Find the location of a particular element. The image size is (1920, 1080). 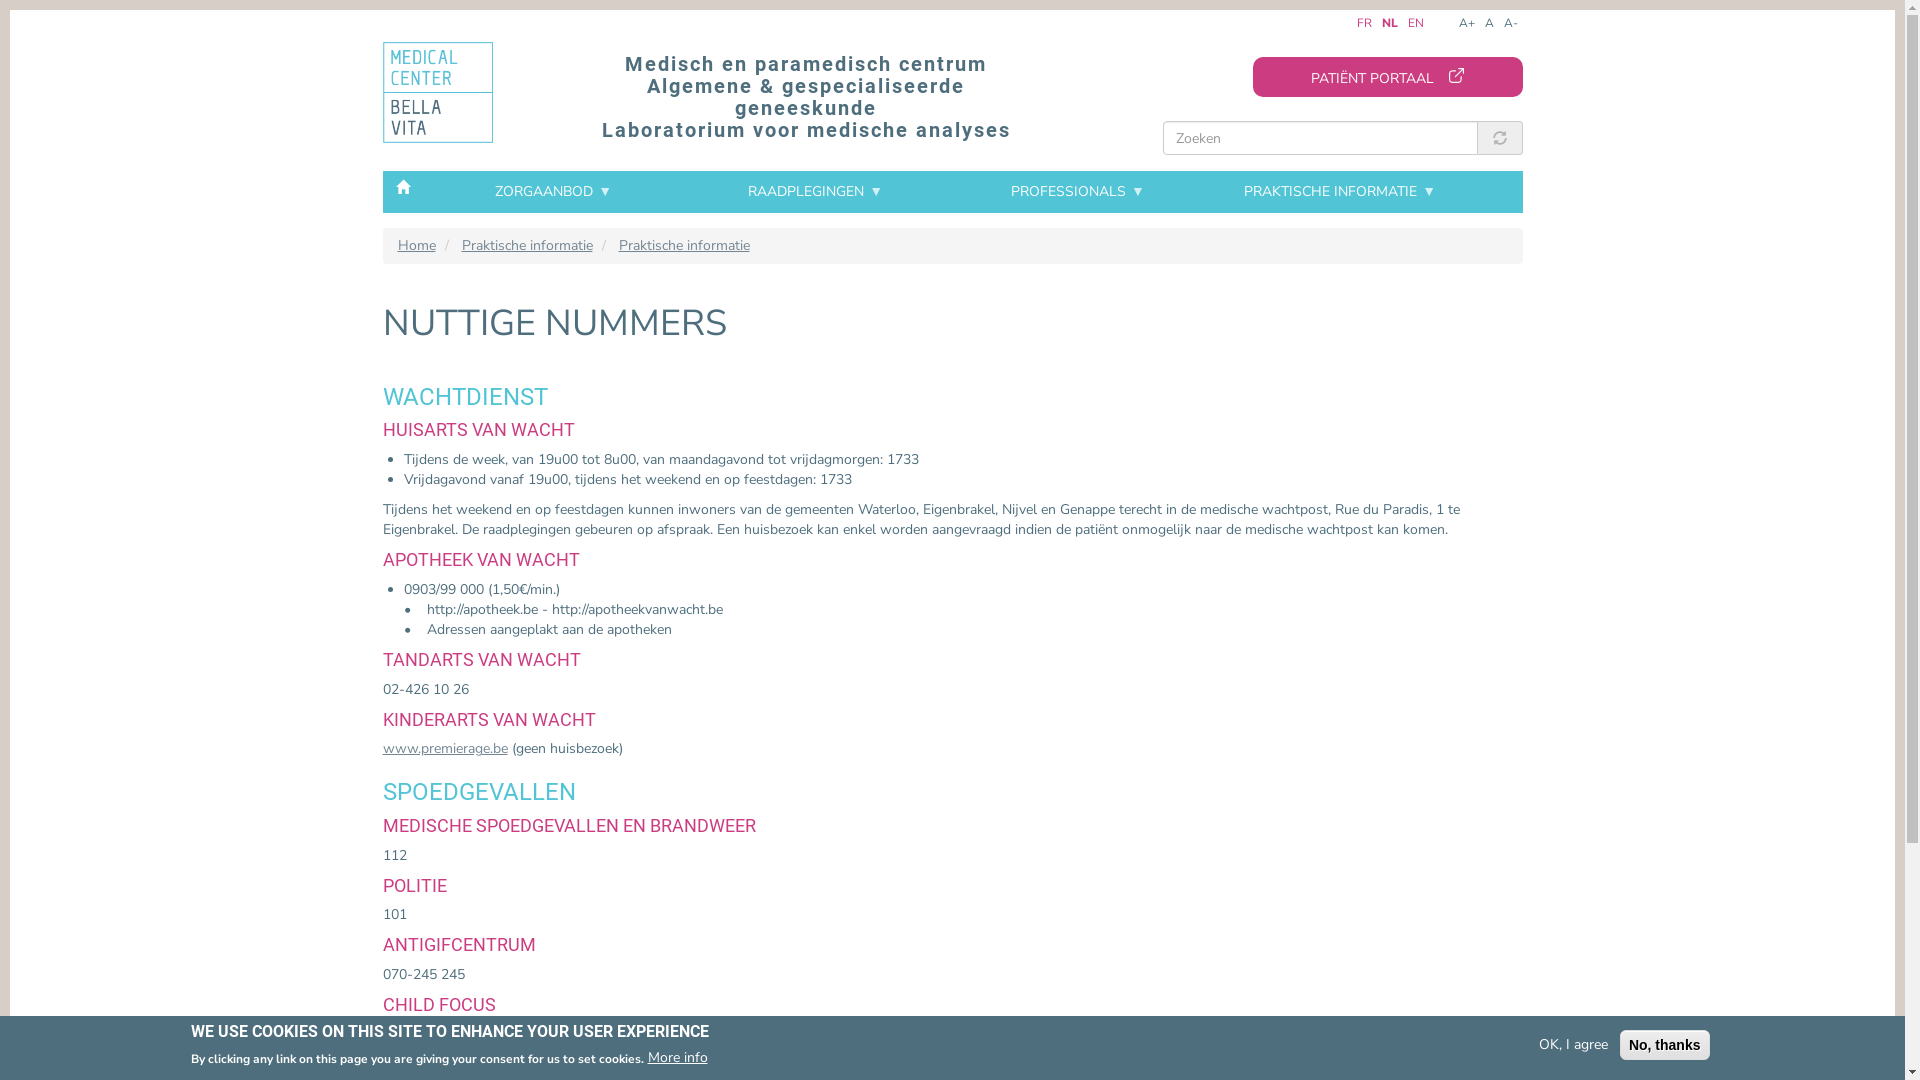

'DIALYSECENTRUM' is located at coordinates (510, 455).